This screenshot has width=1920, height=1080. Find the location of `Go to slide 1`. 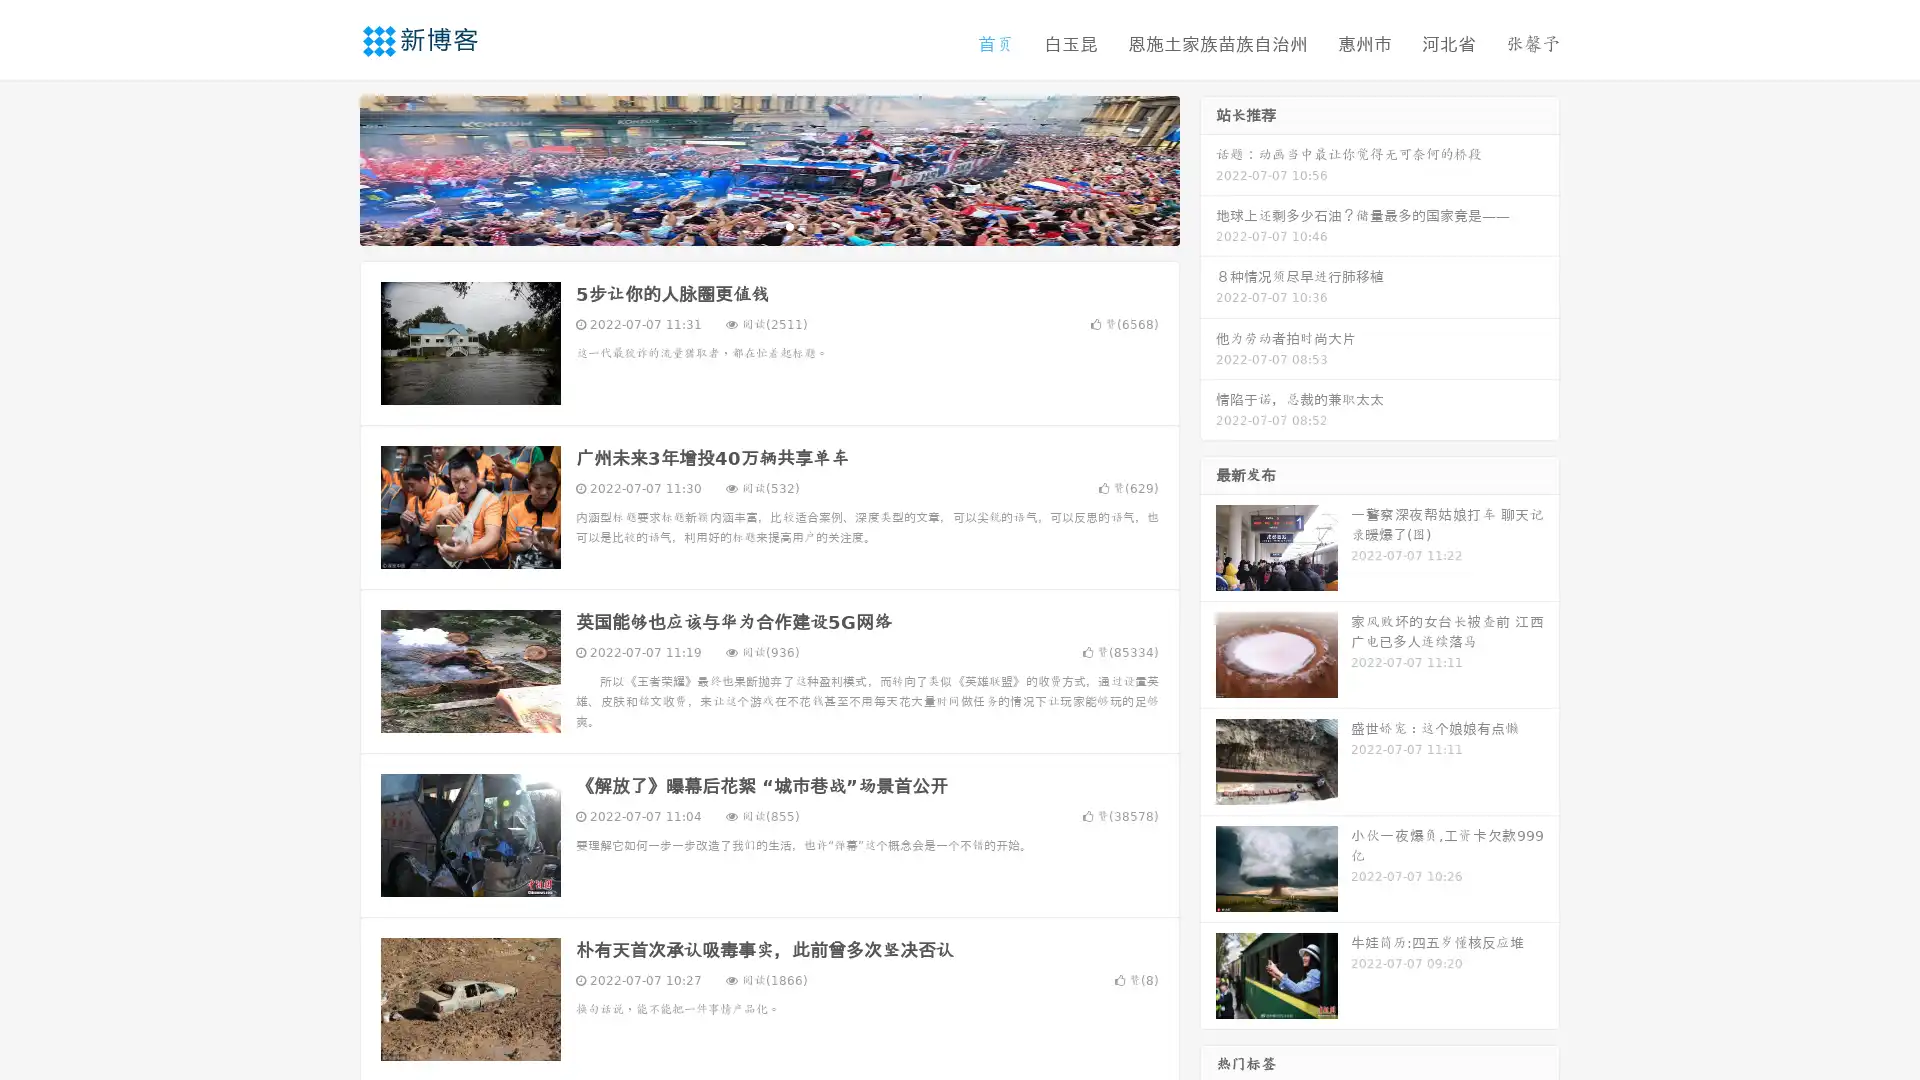

Go to slide 1 is located at coordinates (748, 225).